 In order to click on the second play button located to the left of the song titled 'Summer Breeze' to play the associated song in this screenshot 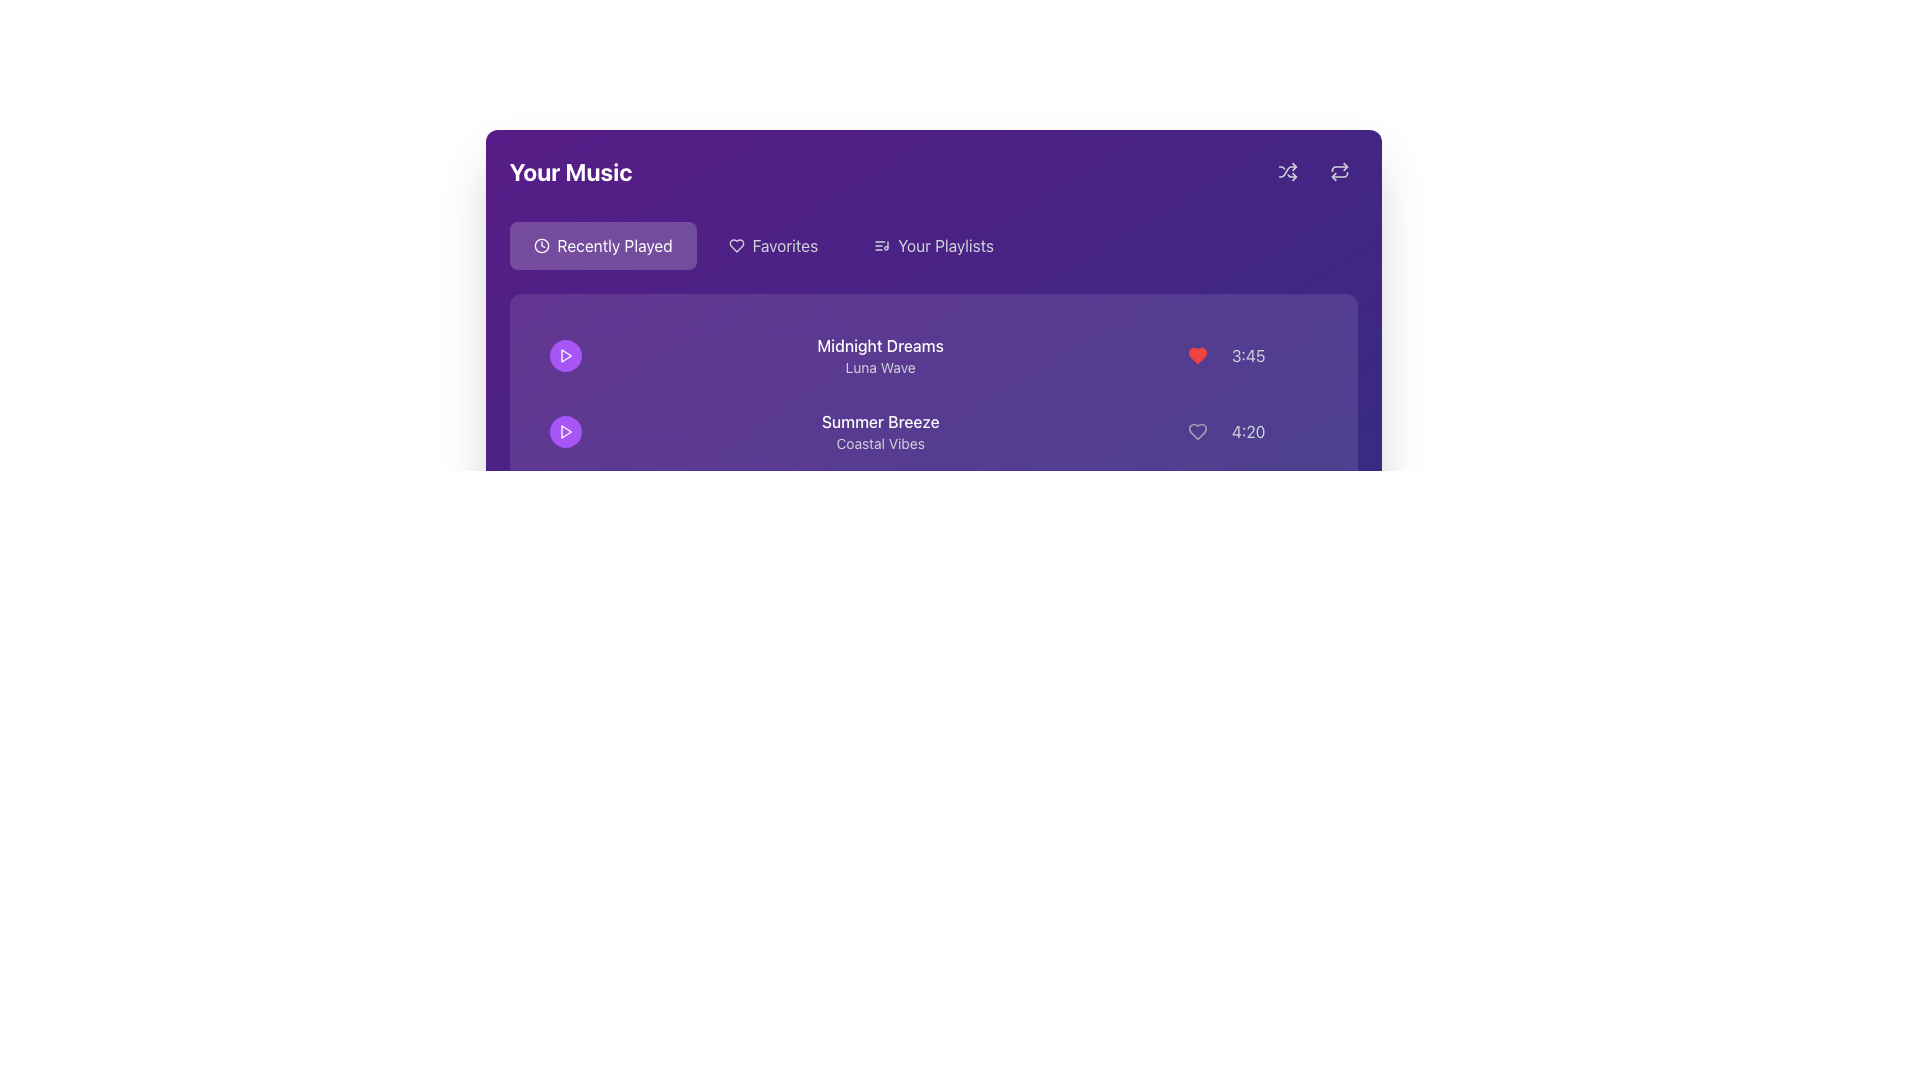, I will do `click(565, 431)`.